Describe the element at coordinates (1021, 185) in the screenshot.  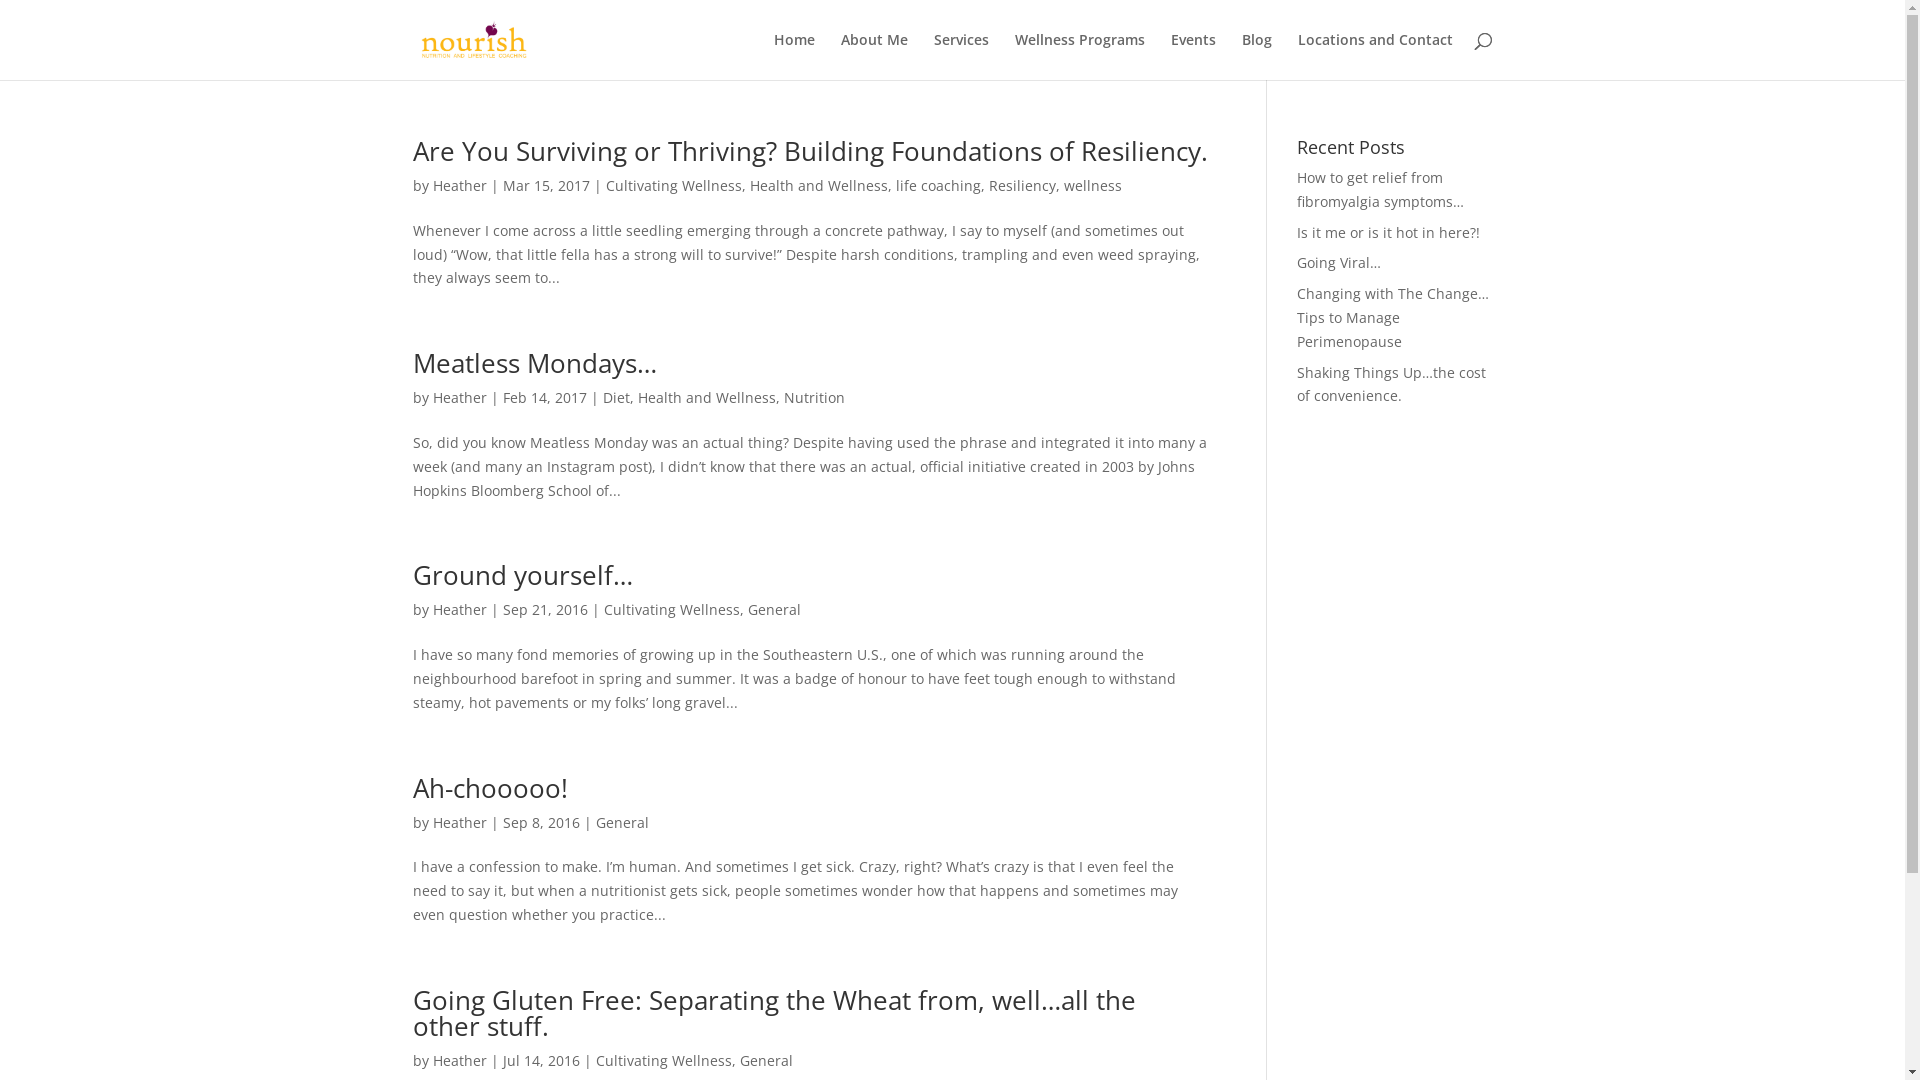
I see `'Resiliency'` at that location.